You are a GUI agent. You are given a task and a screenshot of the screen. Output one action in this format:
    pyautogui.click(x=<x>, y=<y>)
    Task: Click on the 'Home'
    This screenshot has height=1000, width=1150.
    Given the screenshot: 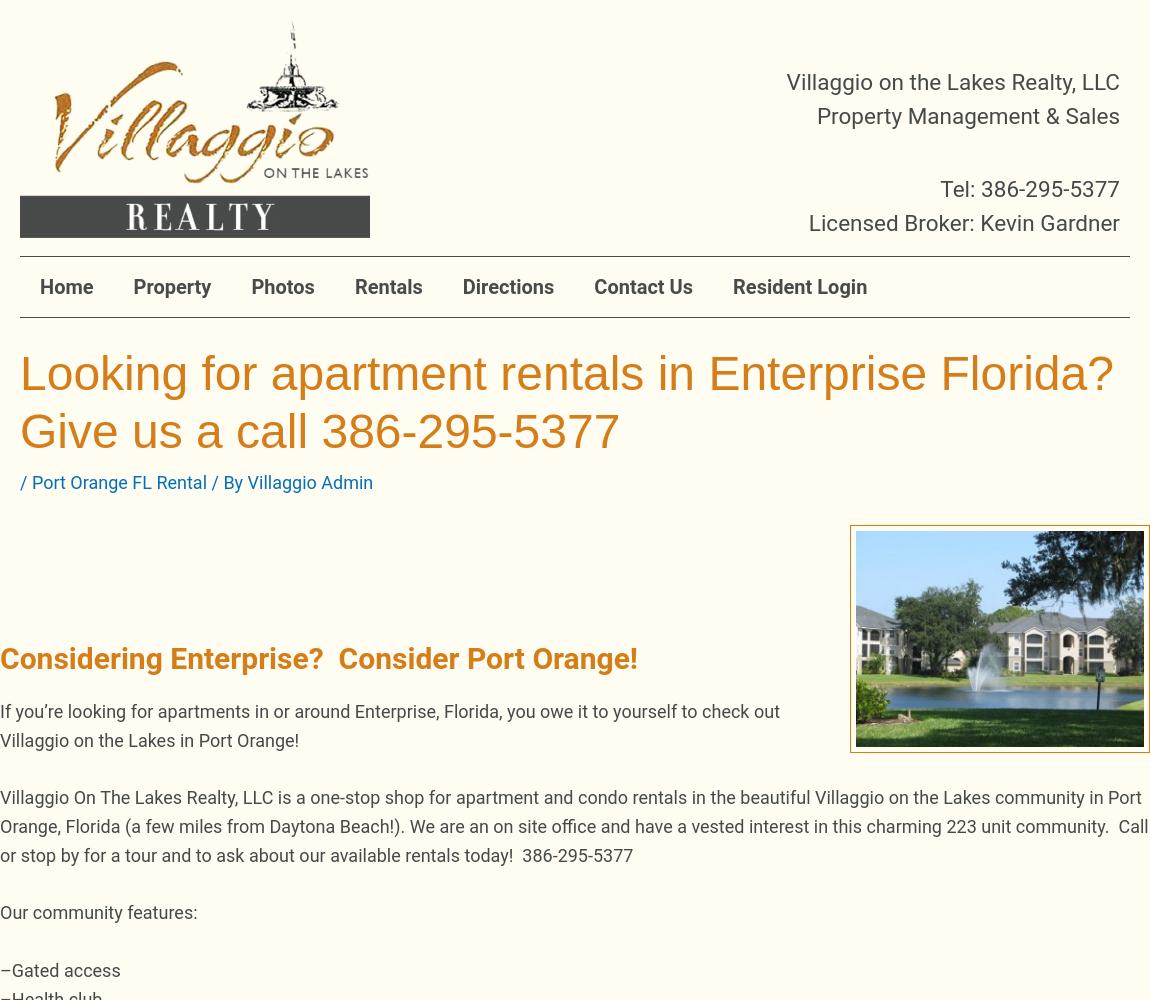 What is the action you would take?
    pyautogui.click(x=65, y=287)
    